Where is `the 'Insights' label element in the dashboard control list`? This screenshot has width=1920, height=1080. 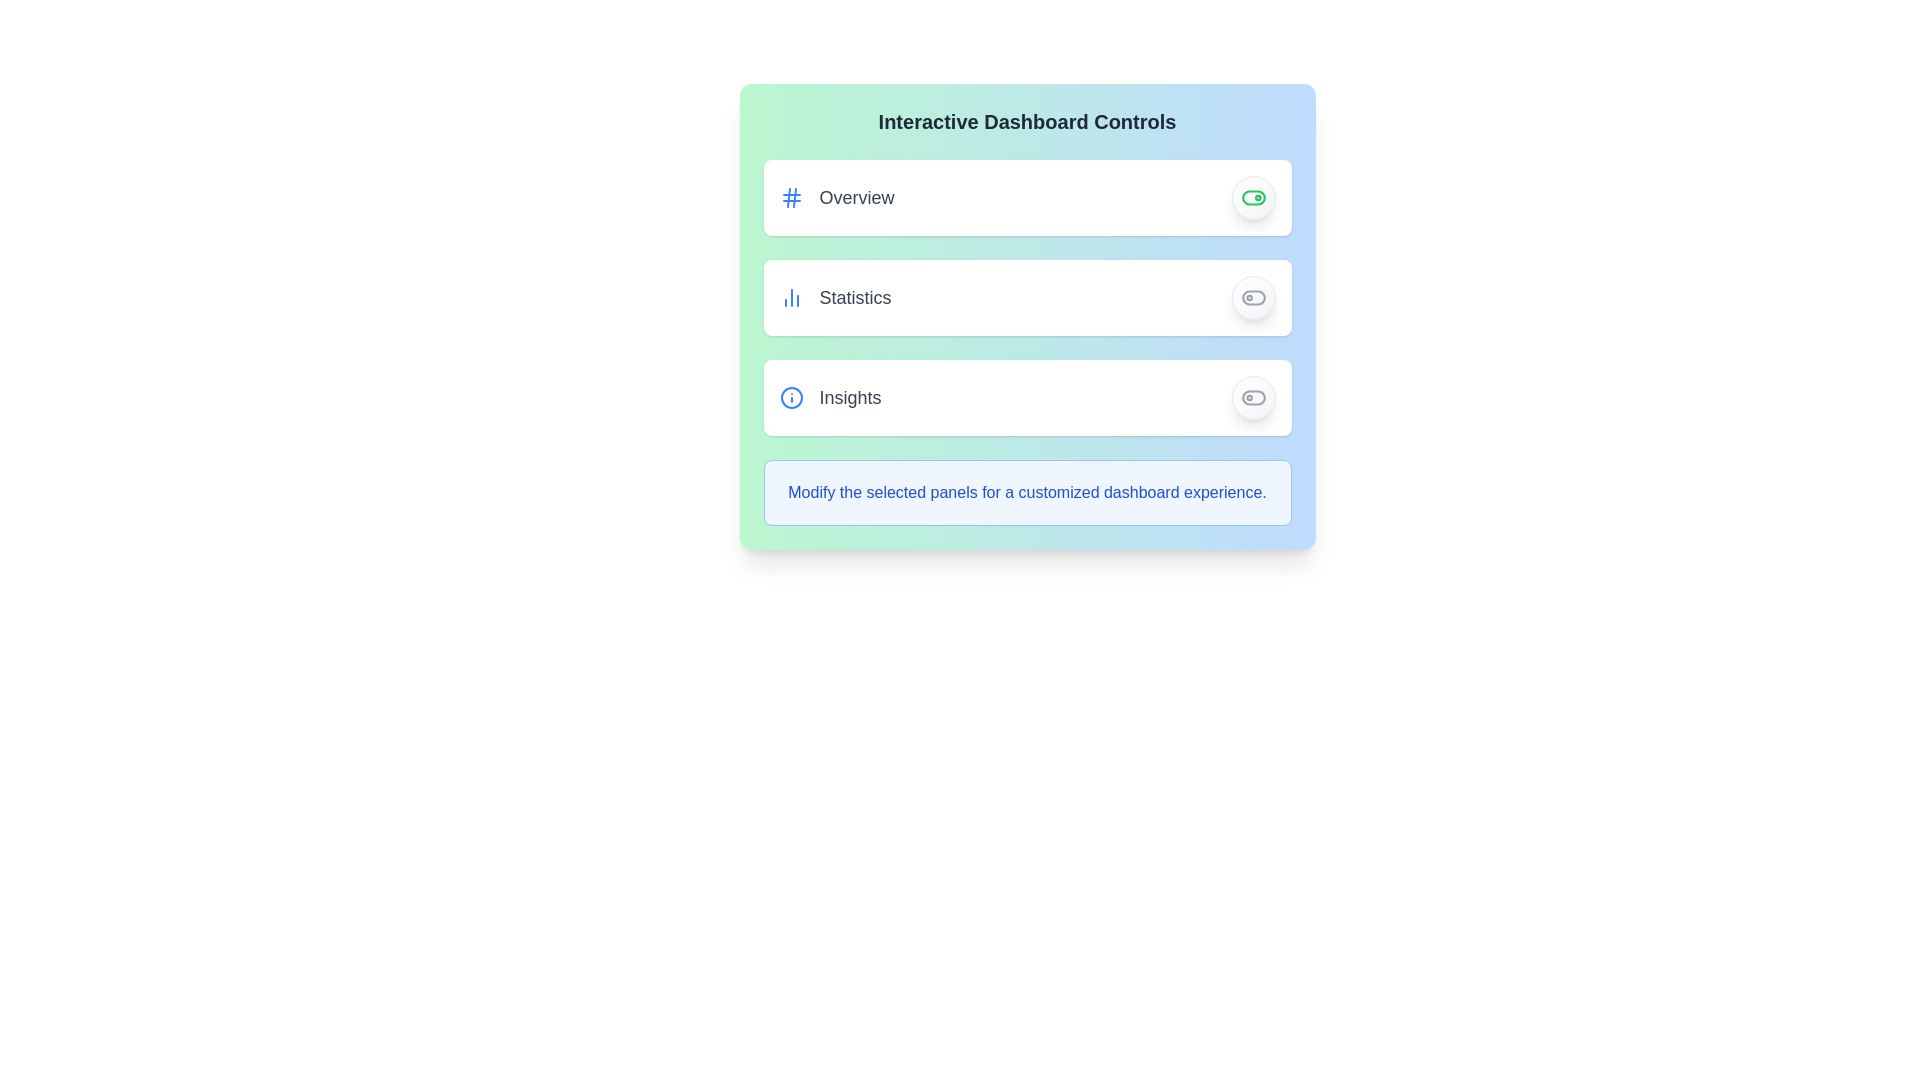 the 'Insights' label element in the dashboard control list is located at coordinates (830, 397).